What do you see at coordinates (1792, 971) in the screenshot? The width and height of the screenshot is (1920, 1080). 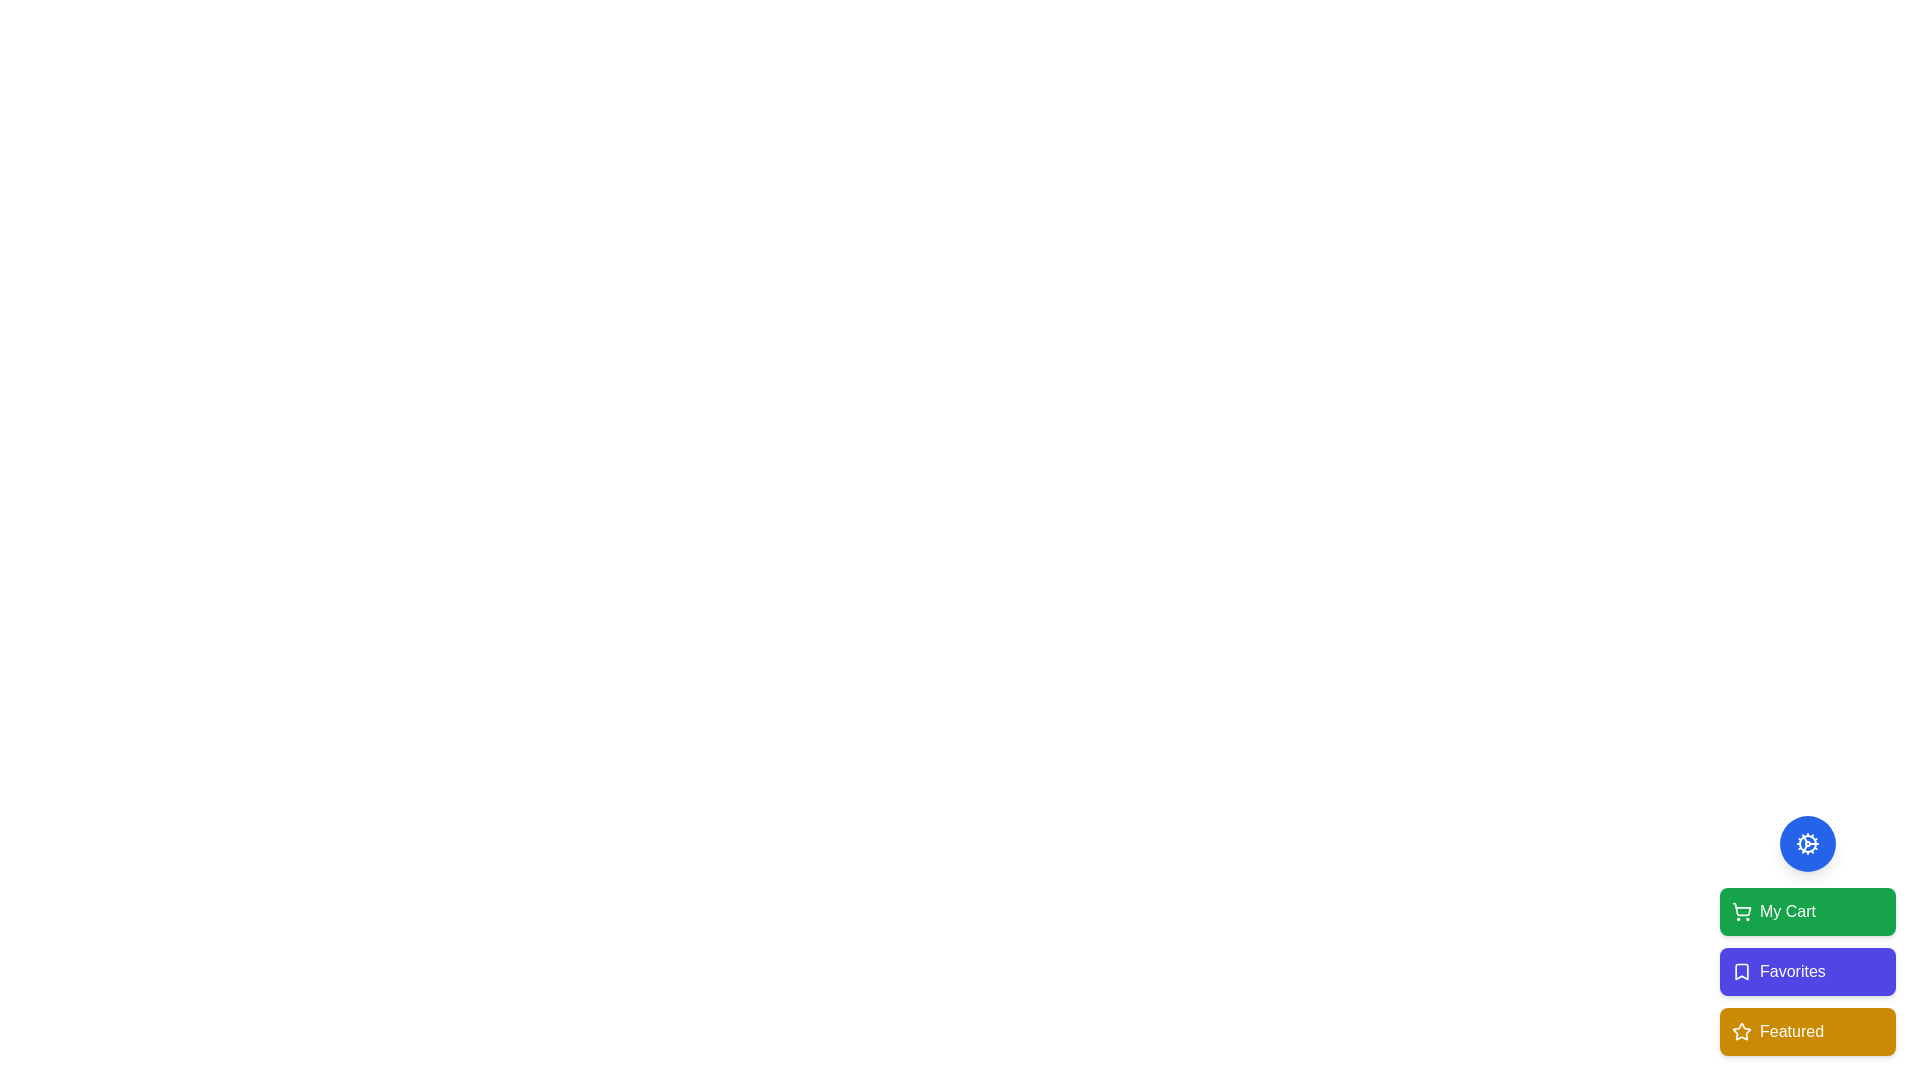 I see `the static text label displaying 'Favorites' on the purple button, located to the right side of the interface, centered within the button` at bounding box center [1792, 971].